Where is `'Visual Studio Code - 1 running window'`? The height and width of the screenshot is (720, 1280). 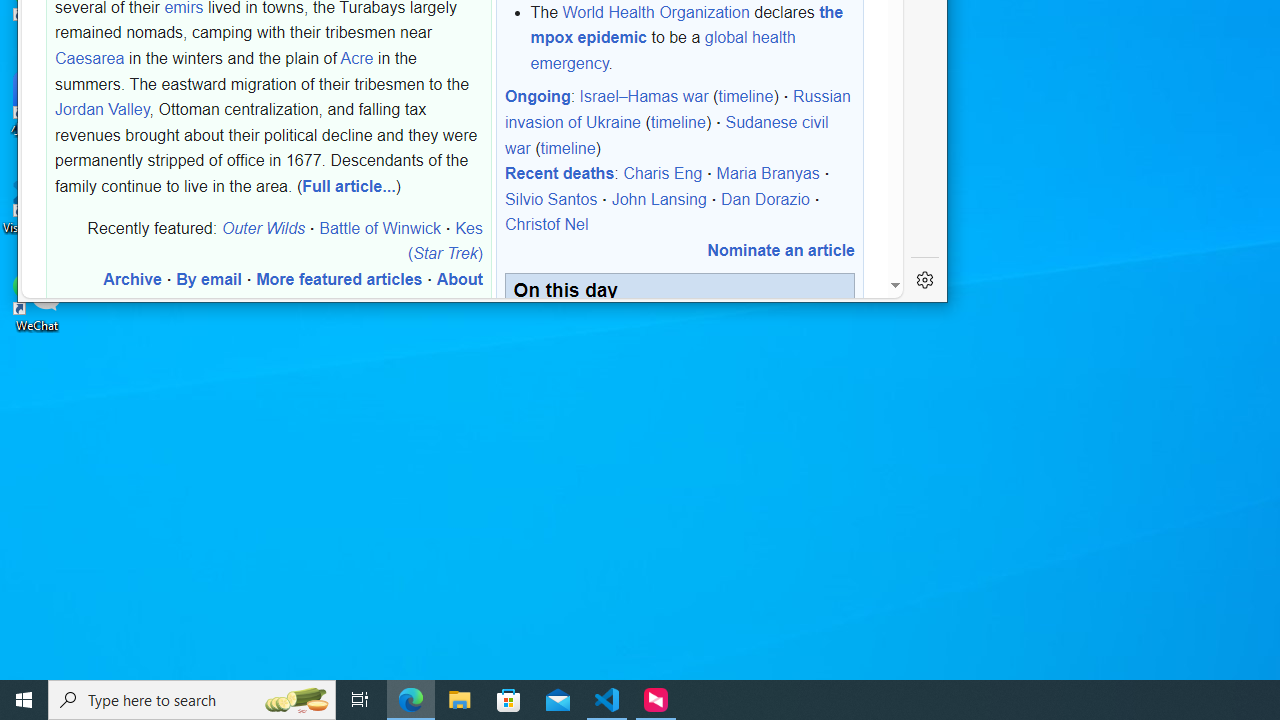 'Visual Studio Code - 1 running window' is located at coordinates (606, 698).